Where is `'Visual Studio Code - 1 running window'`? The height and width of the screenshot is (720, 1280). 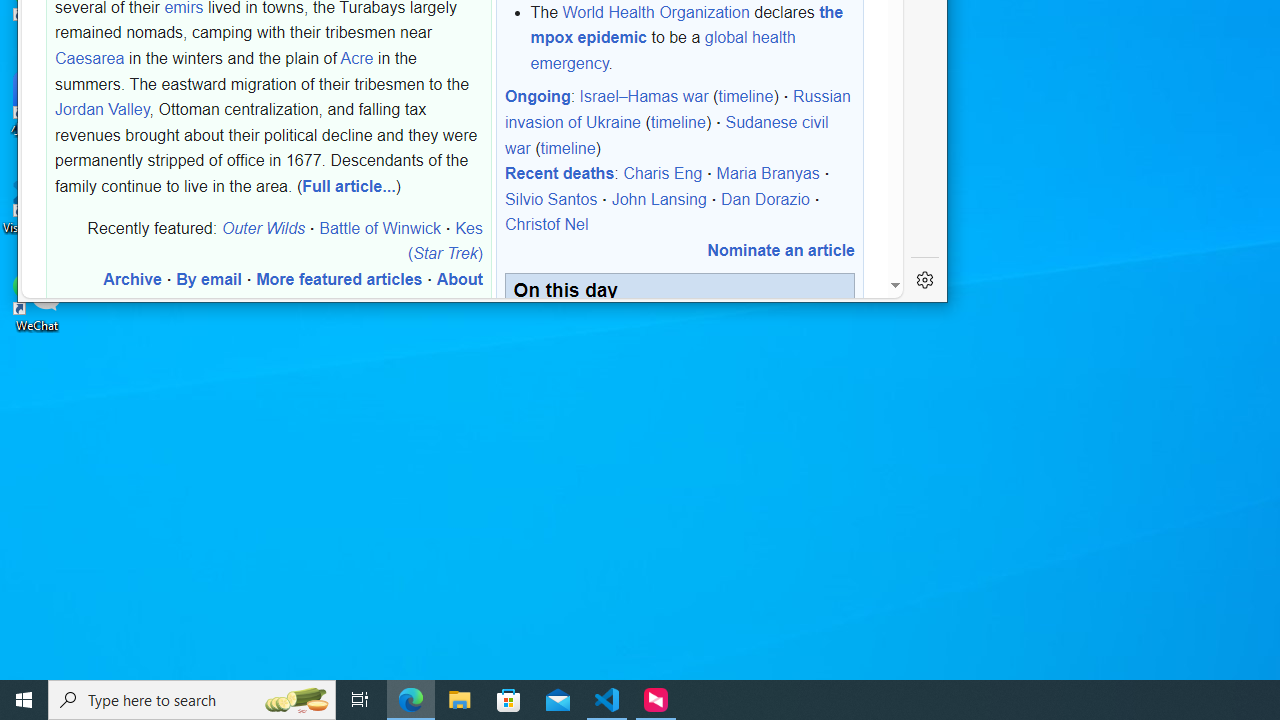 'Visual Studio Code - 1 running window' is located at coordinates (606, 698).